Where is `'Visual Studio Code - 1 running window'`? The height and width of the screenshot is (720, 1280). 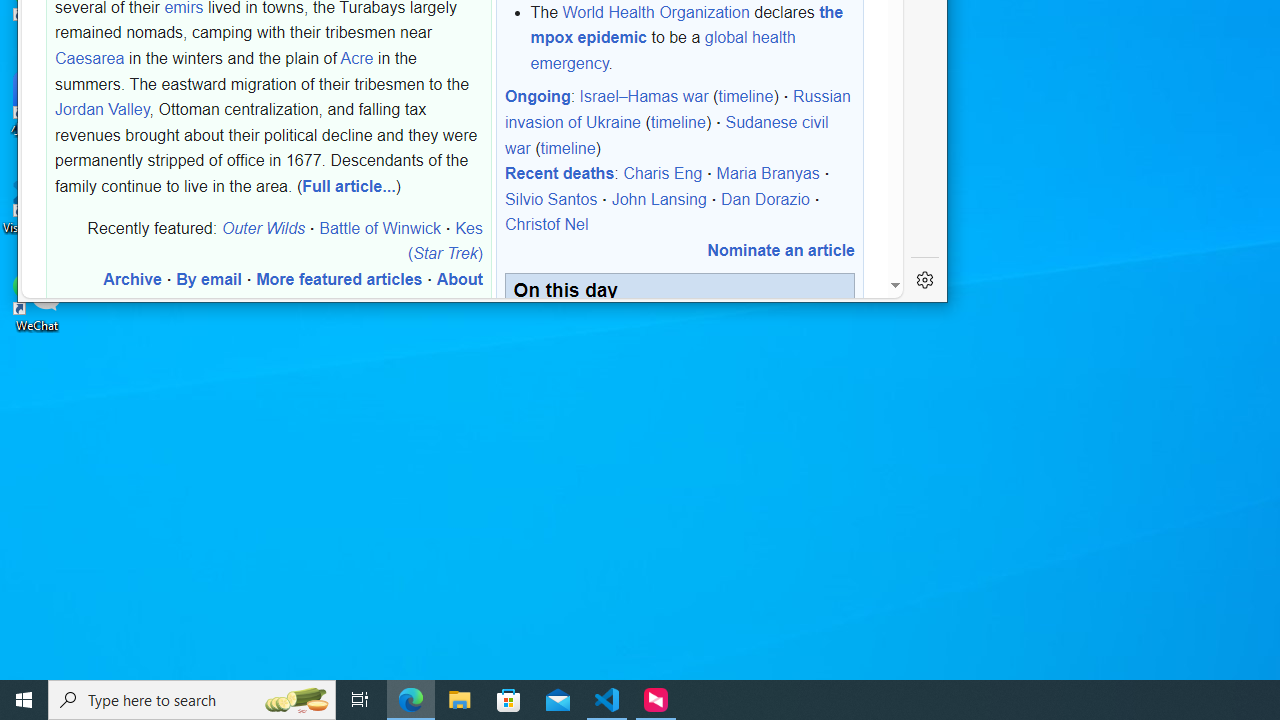 'Visual Studio Code - 1 running window' is located at coordinates (606, 698).